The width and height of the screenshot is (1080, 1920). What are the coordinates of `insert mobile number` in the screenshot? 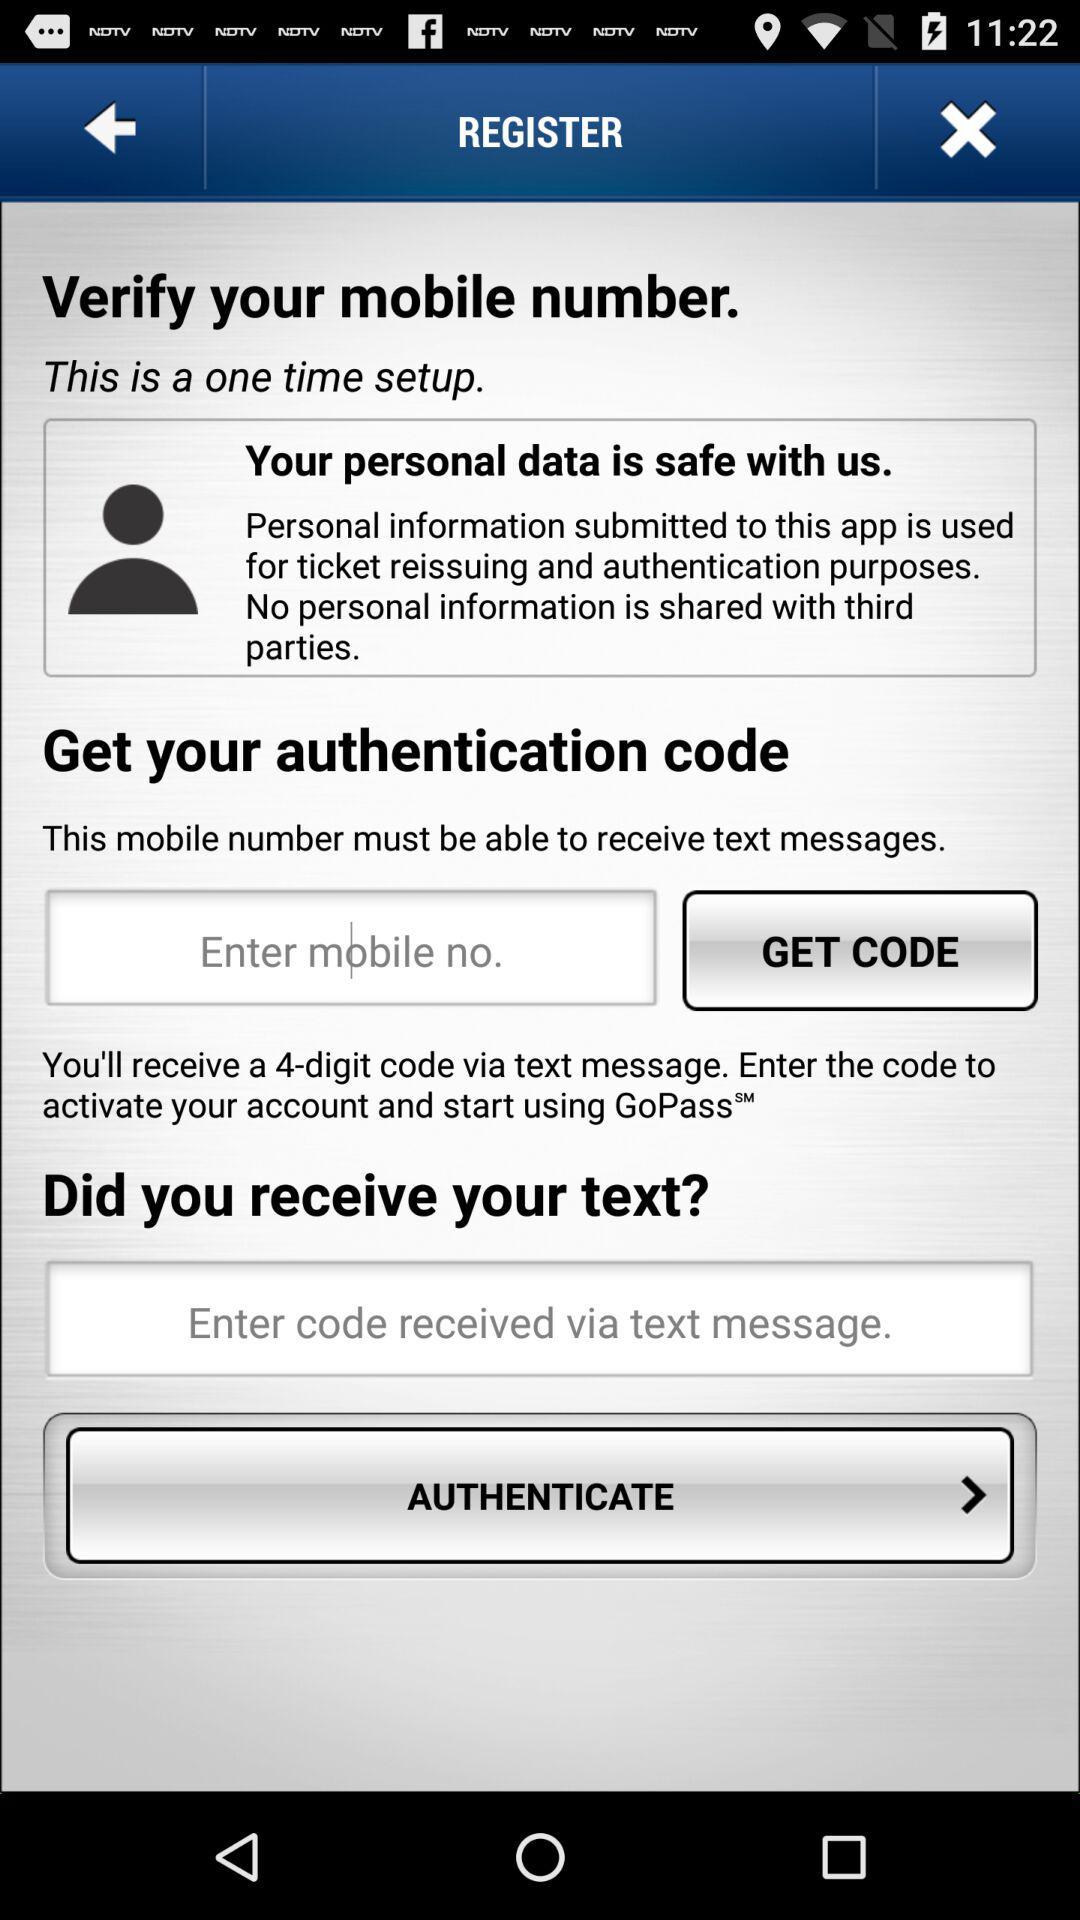 It's located at (350, 949).